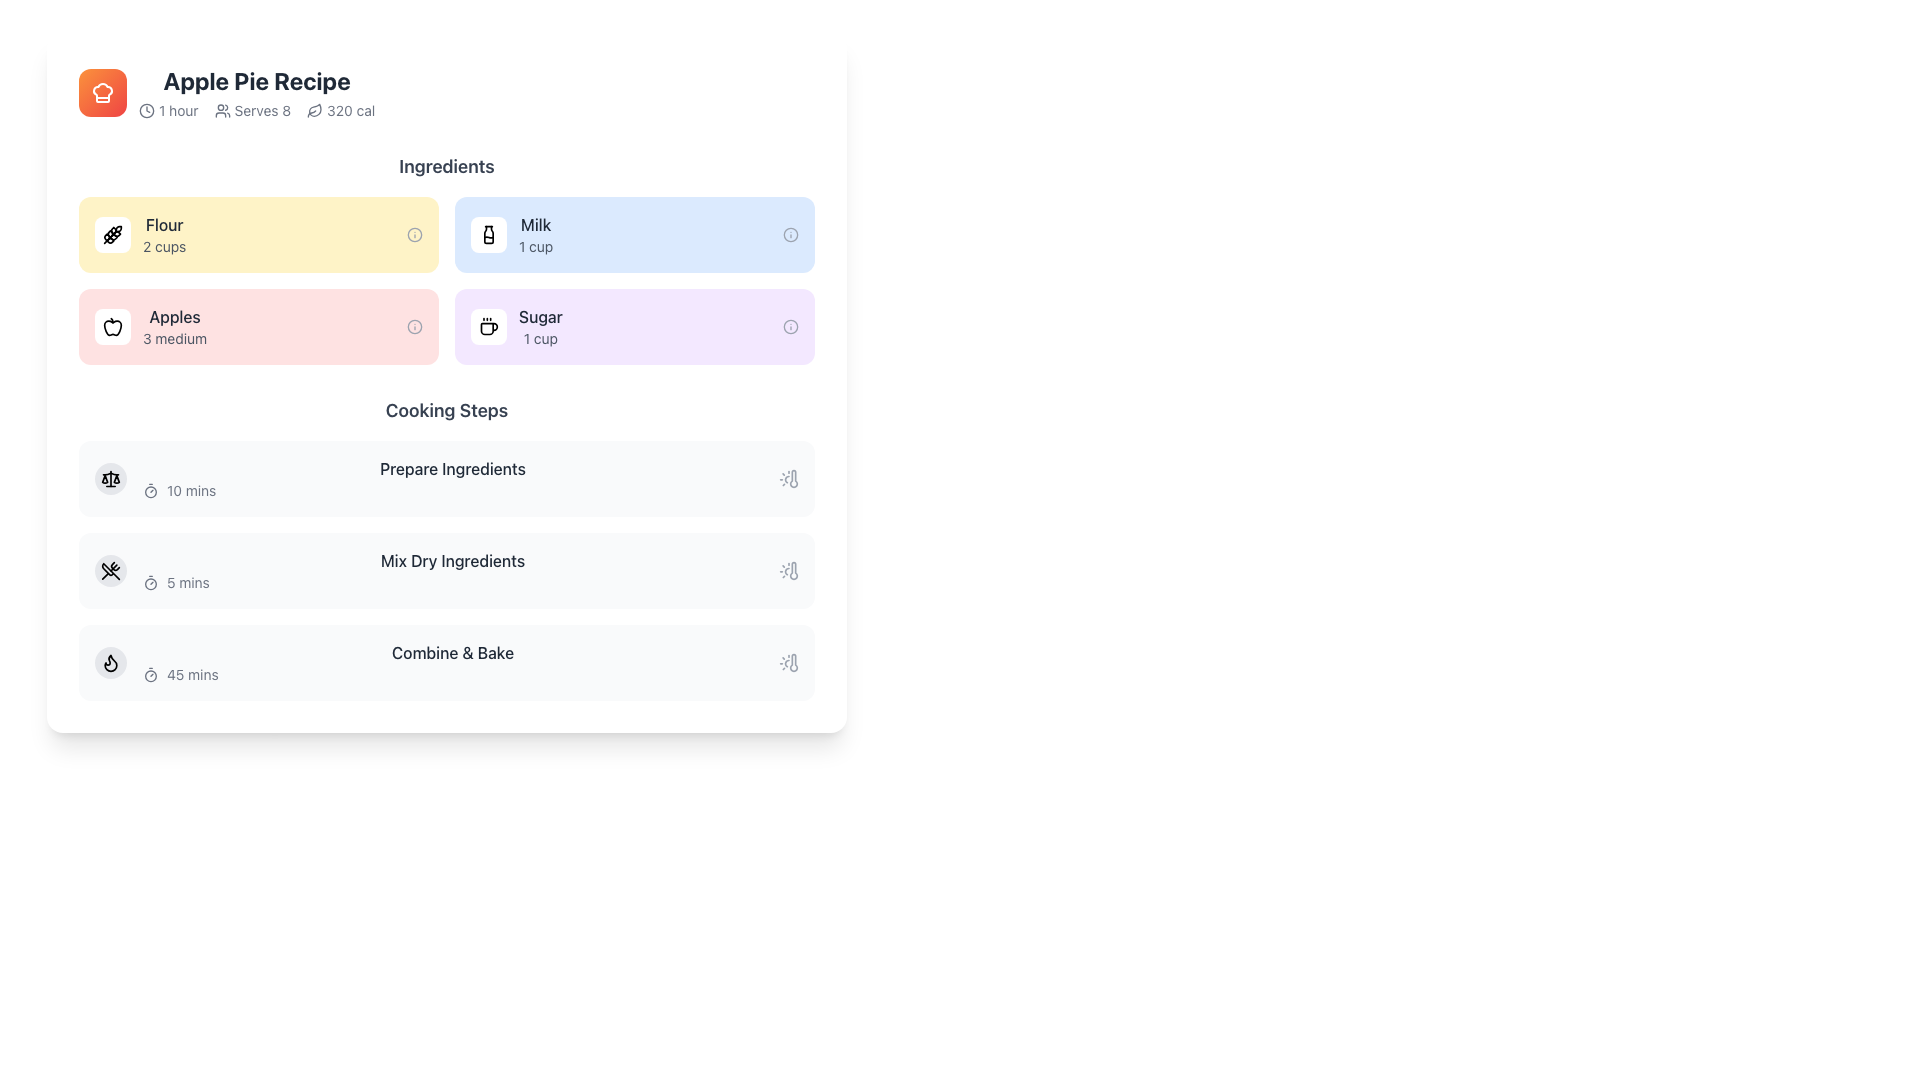 Image resolution: width=1920 pixels, height=1080 pixels. I want to click on the 'Combine & Bake' text label in the cooking steps list to focus it and see details, so click(451, 663).